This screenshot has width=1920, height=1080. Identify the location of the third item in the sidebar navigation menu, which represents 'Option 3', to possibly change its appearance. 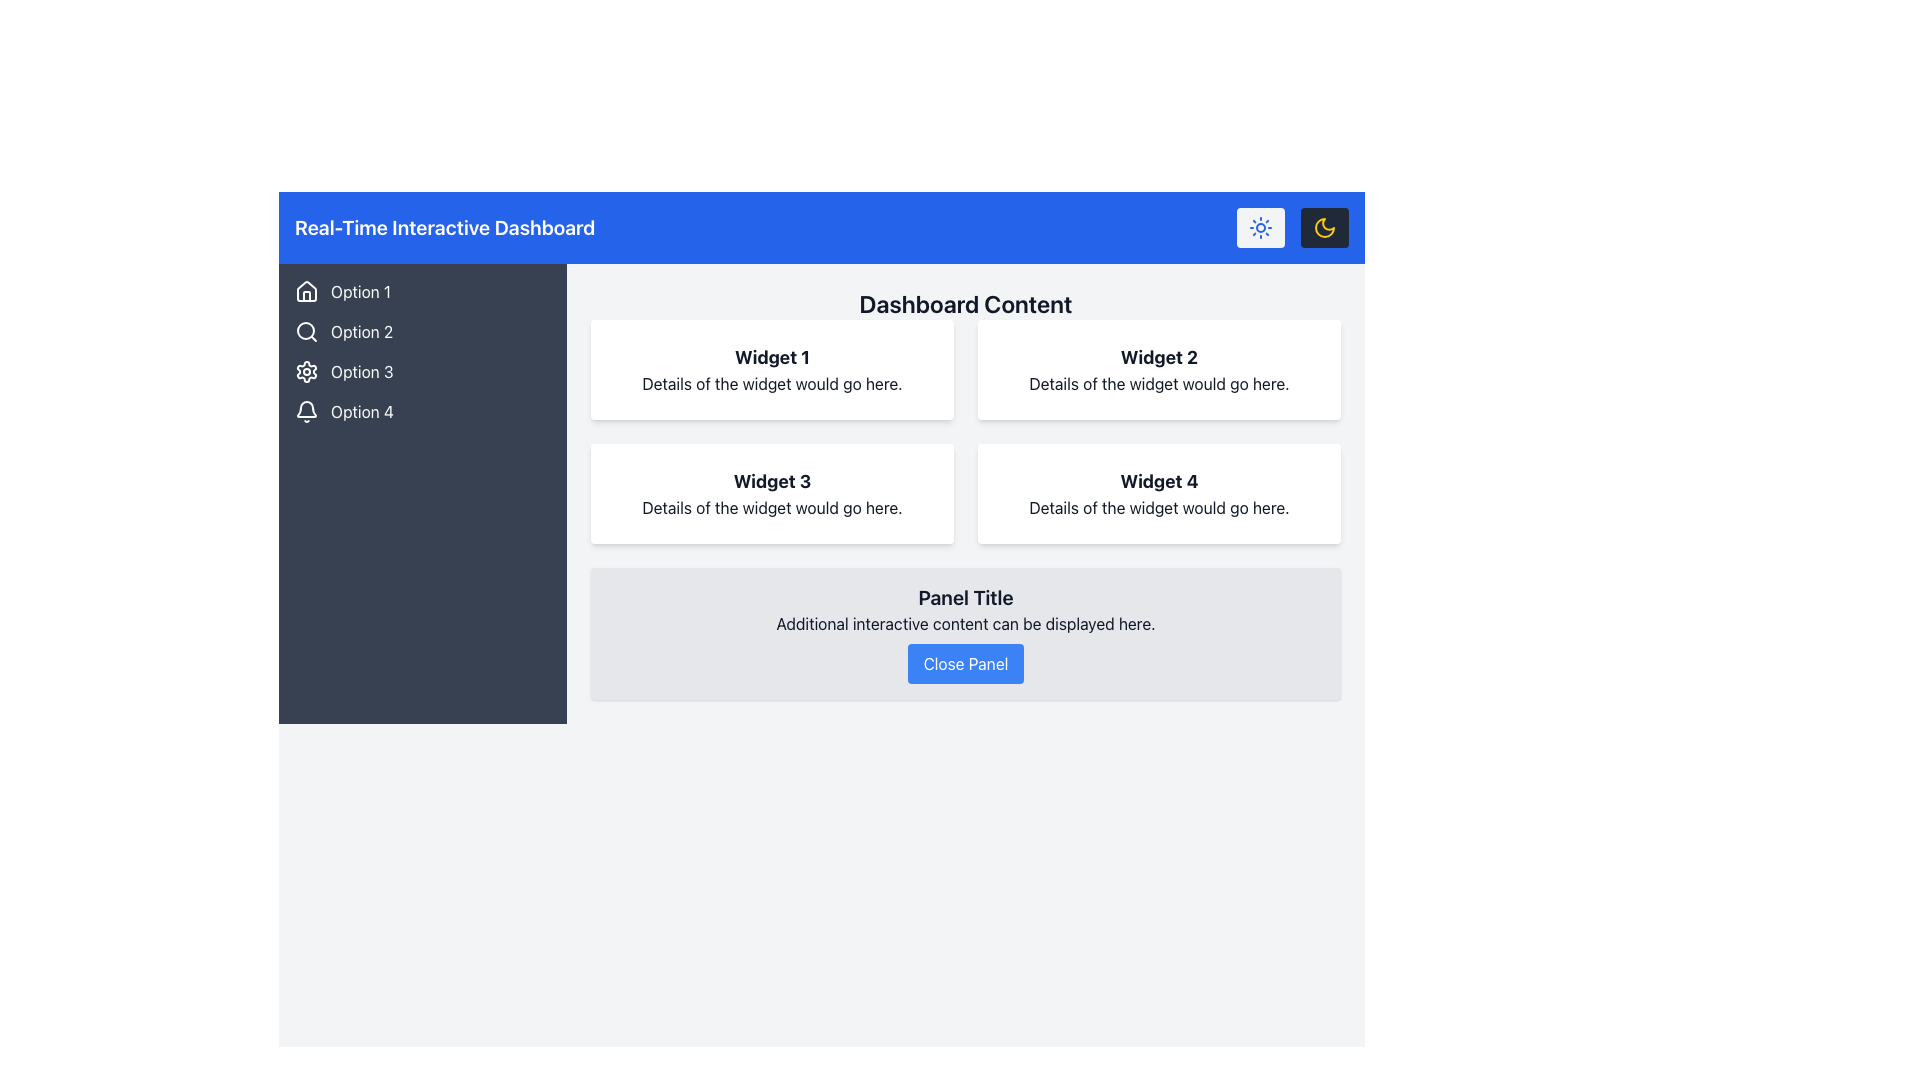
(421, 371).